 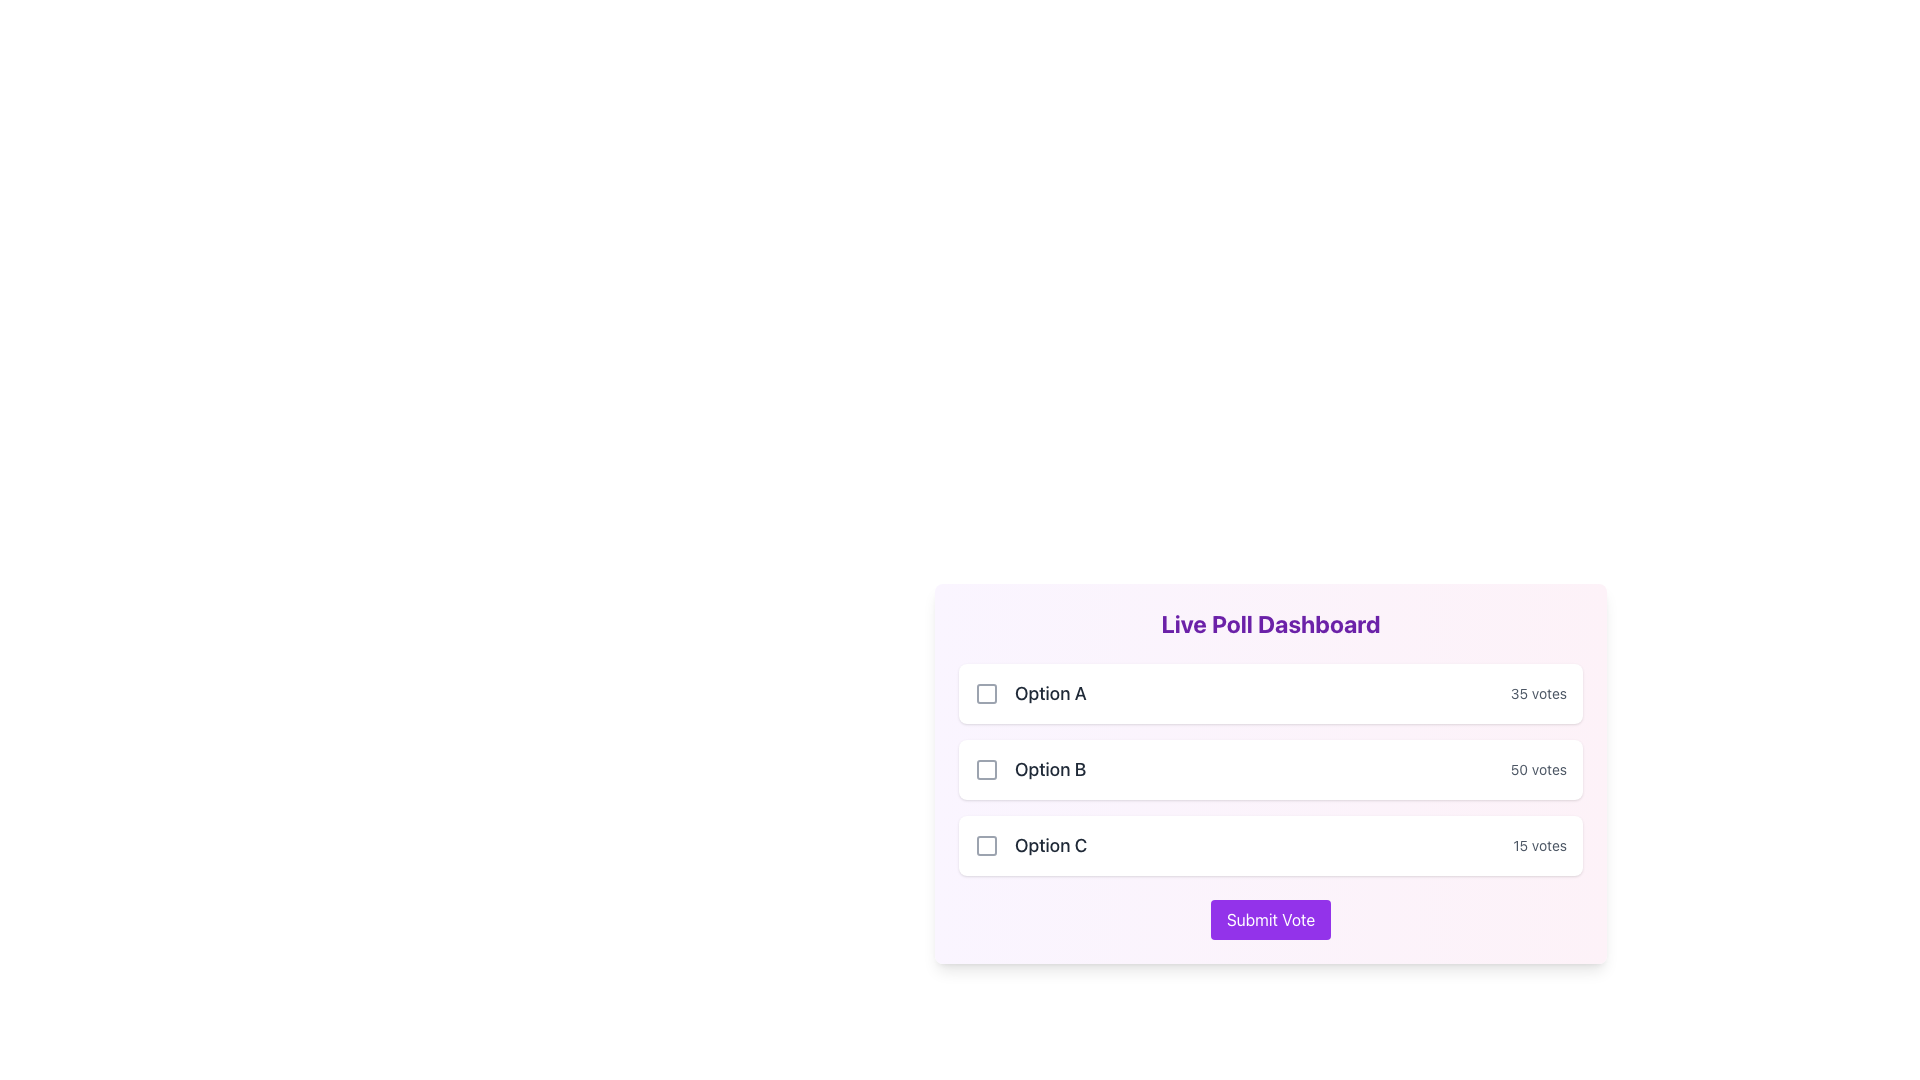 What do you see at coordinates (1049, 769) in the screenshot?
I see `on the text label displaying 'Option B' in the second row of the poll options in the Live Poll Dashboard` at bounding box center [1049, 769].